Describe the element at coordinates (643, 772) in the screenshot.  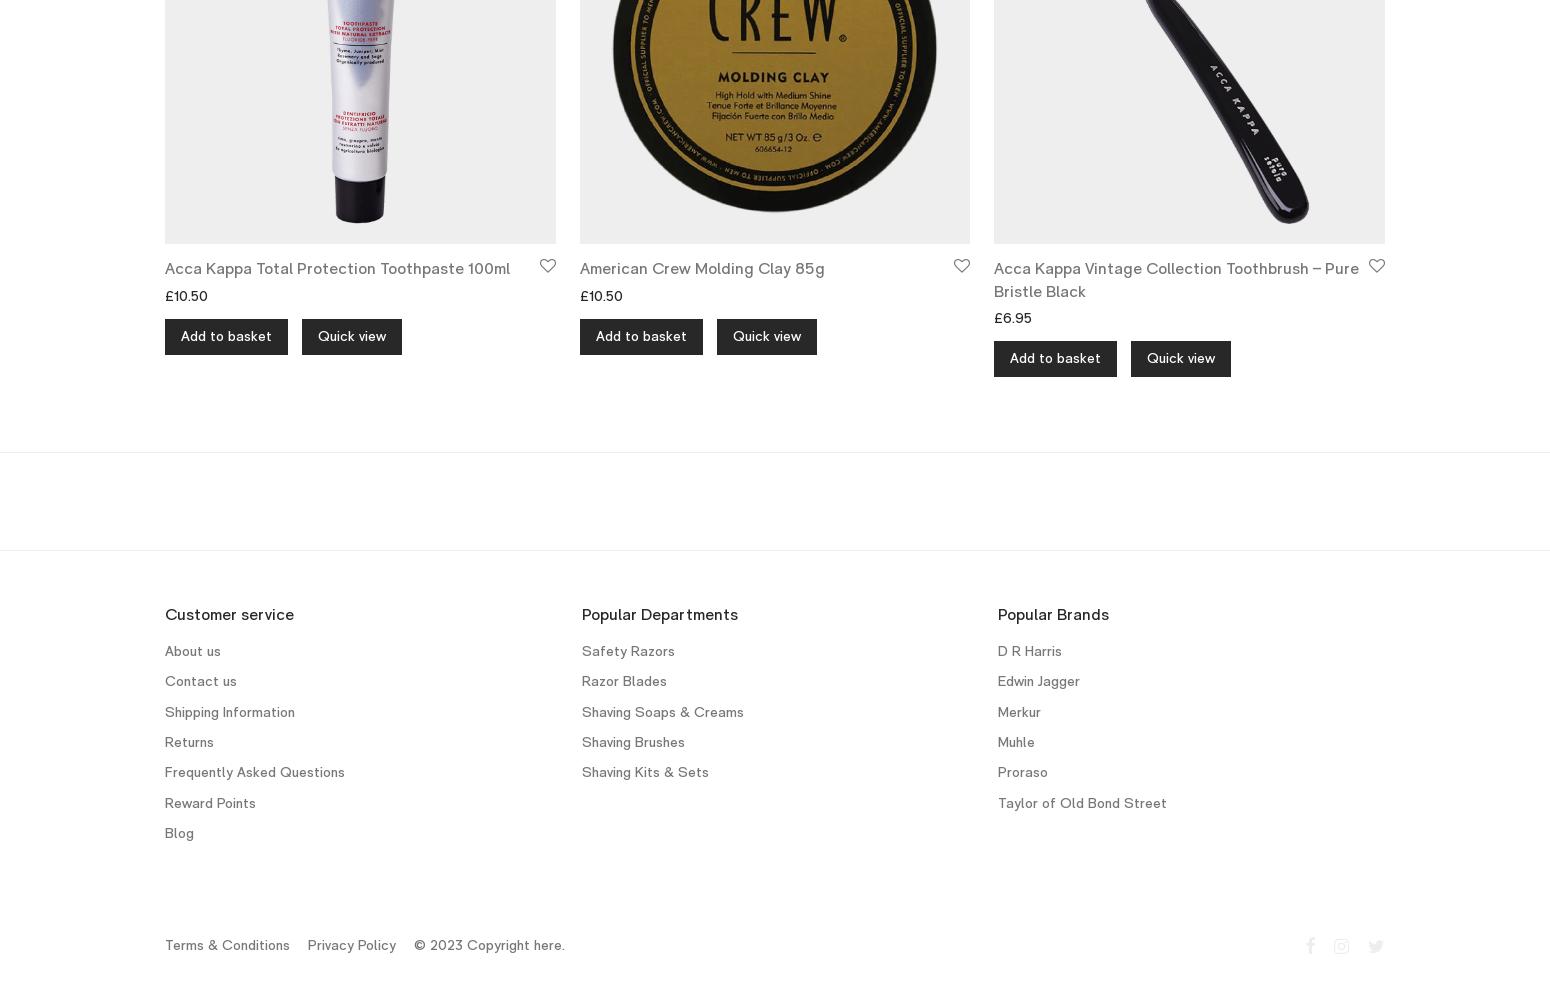
I see `'Shaving Kits & Sets'` at that location.